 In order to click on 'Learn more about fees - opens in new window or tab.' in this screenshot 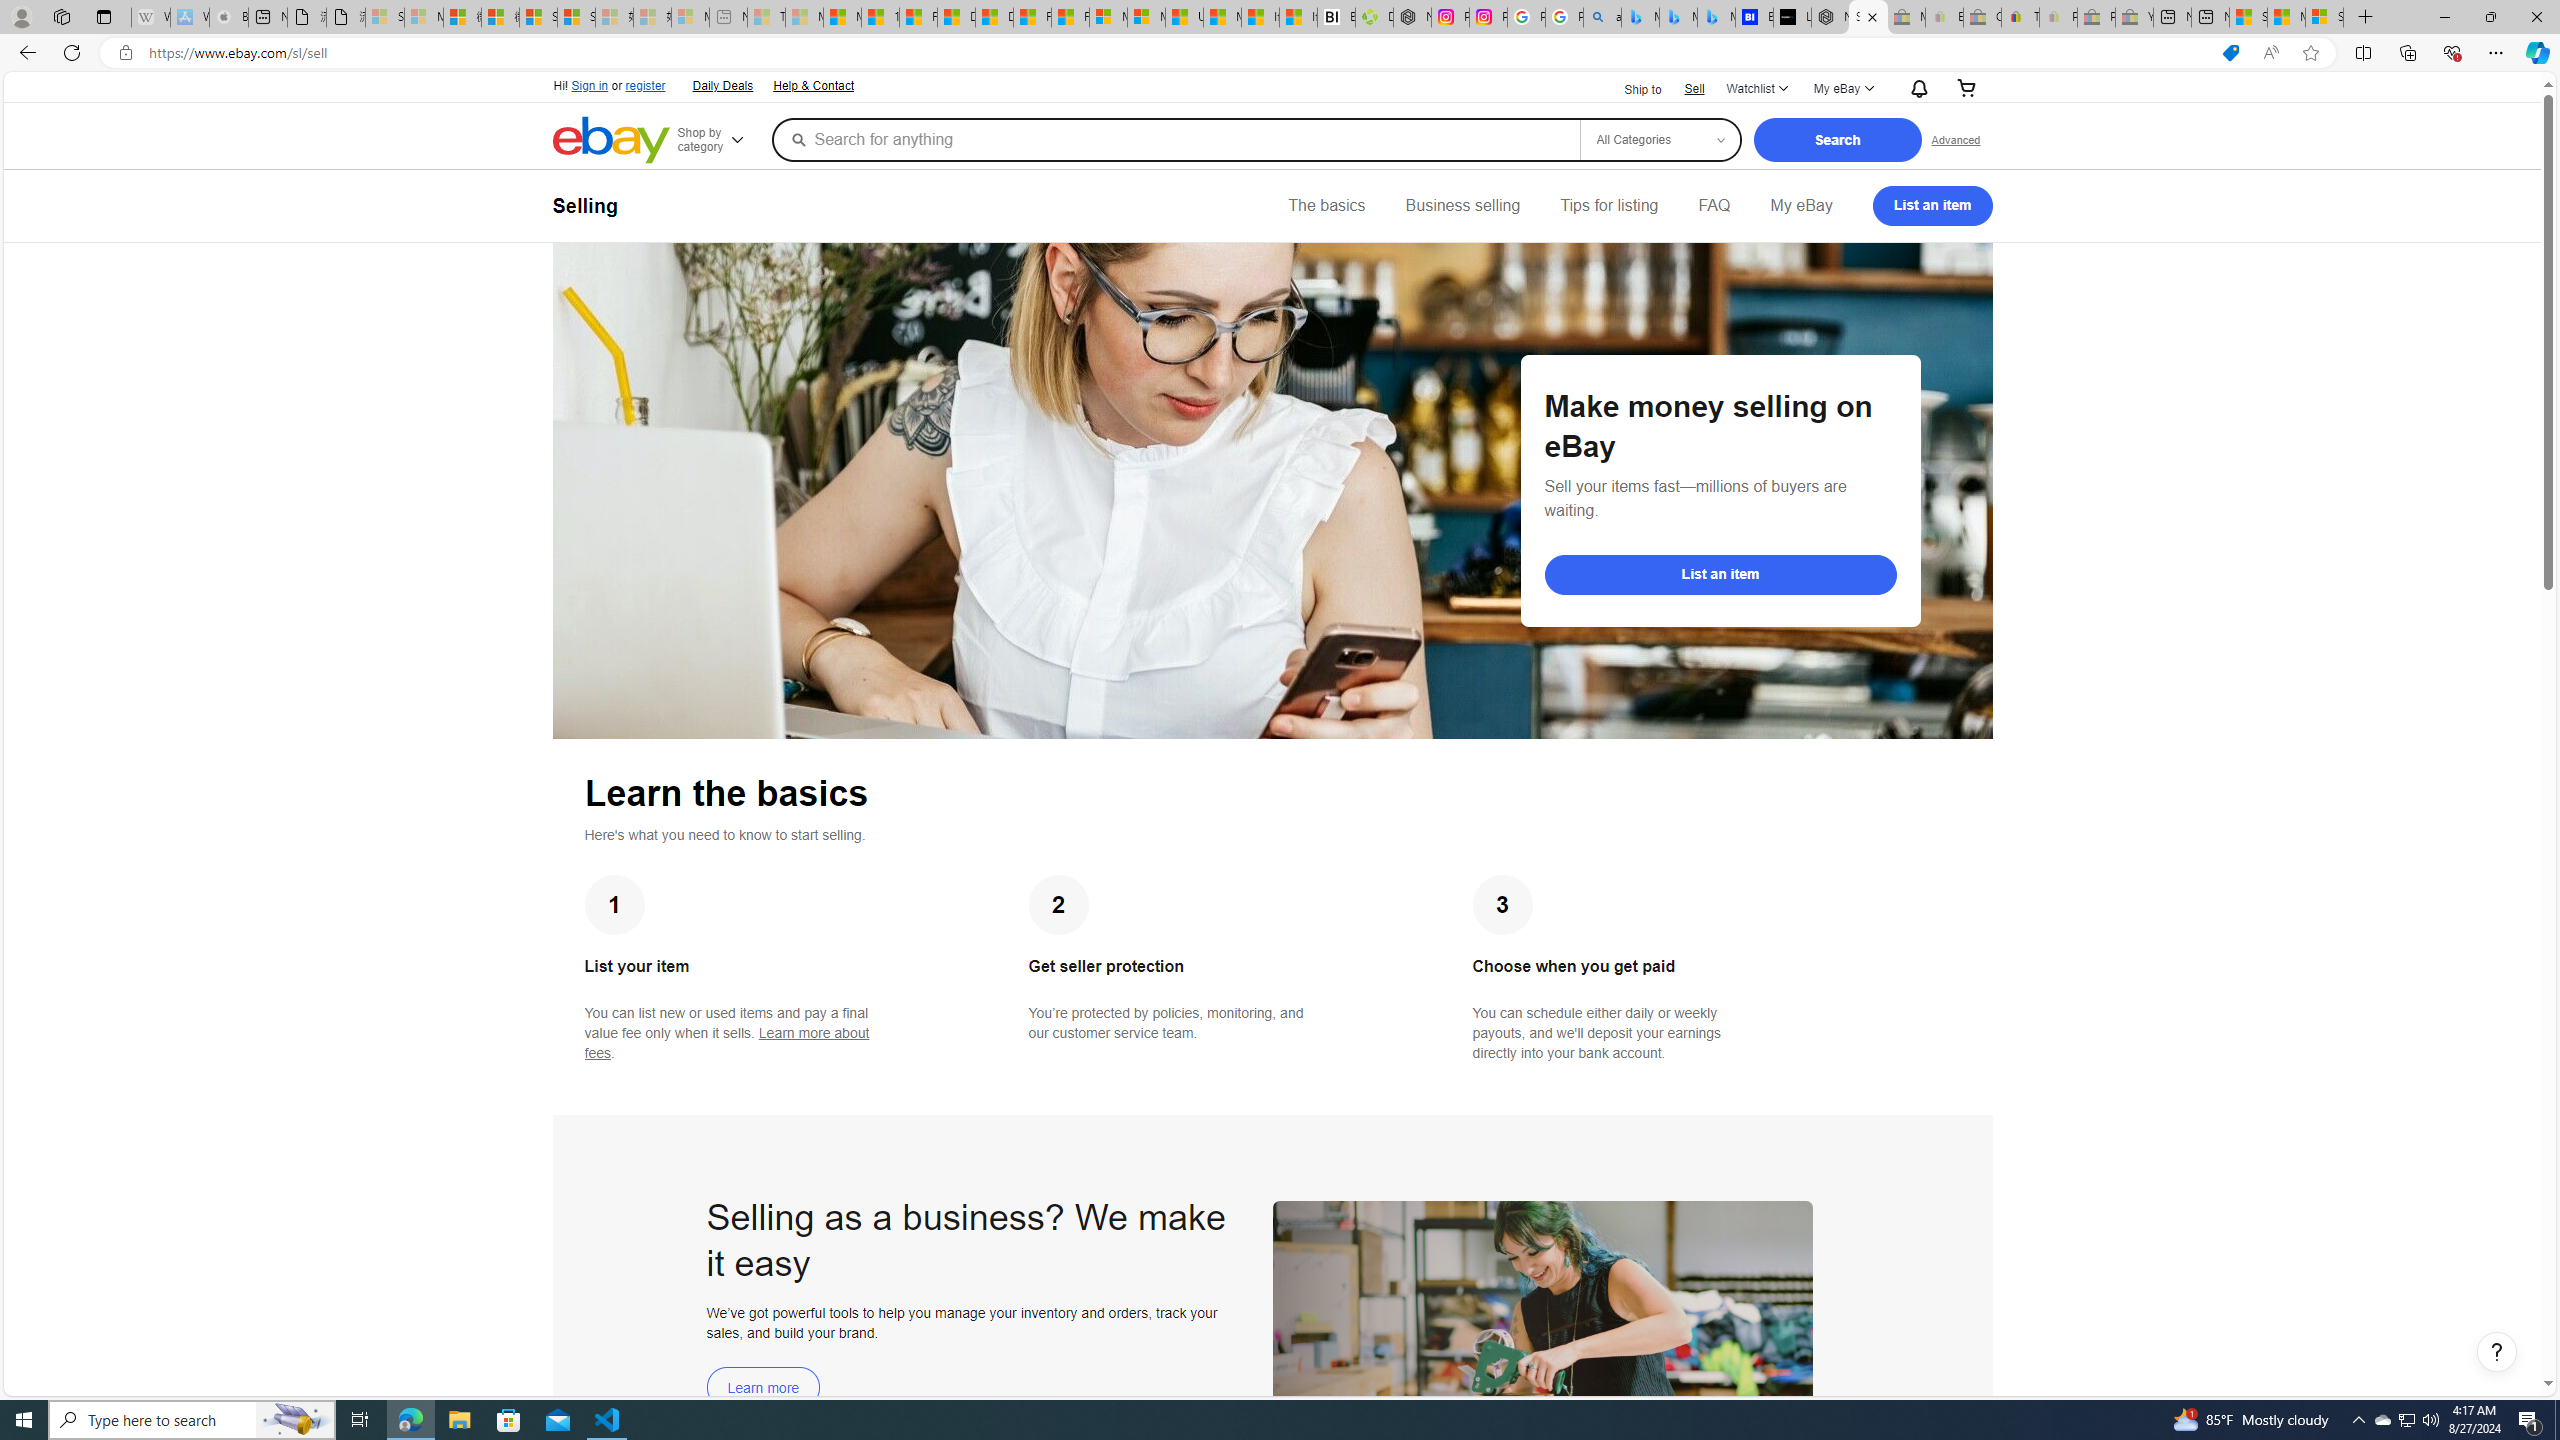, I will do `click(726, 1042)`.